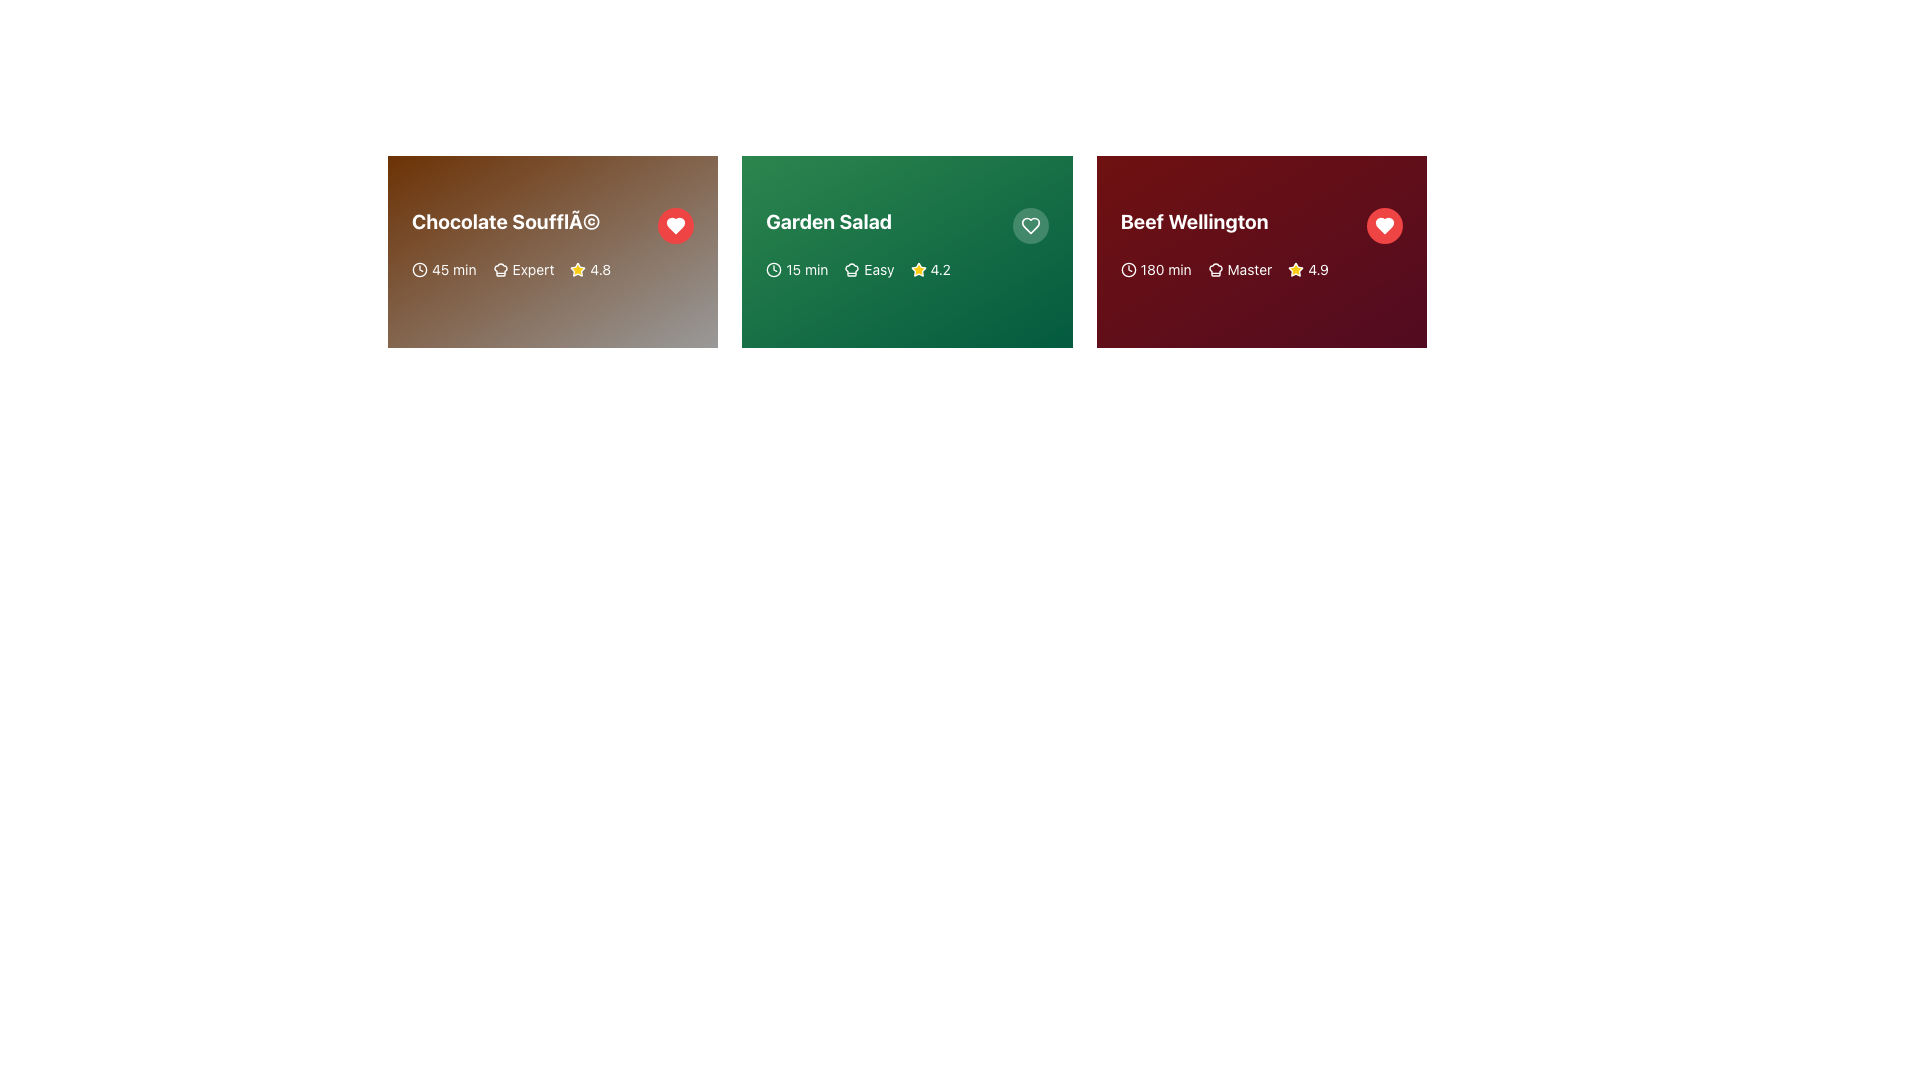 The image size is (1920, 1080). What do you see at coordinates (1214, 270) in the screenshot?
I see `the SVG-based icon representing a chef's hat in the 'Beef Wellington' card, located in the top-right corner adjacent to interactive elements` at bounding box center [1214, 270].